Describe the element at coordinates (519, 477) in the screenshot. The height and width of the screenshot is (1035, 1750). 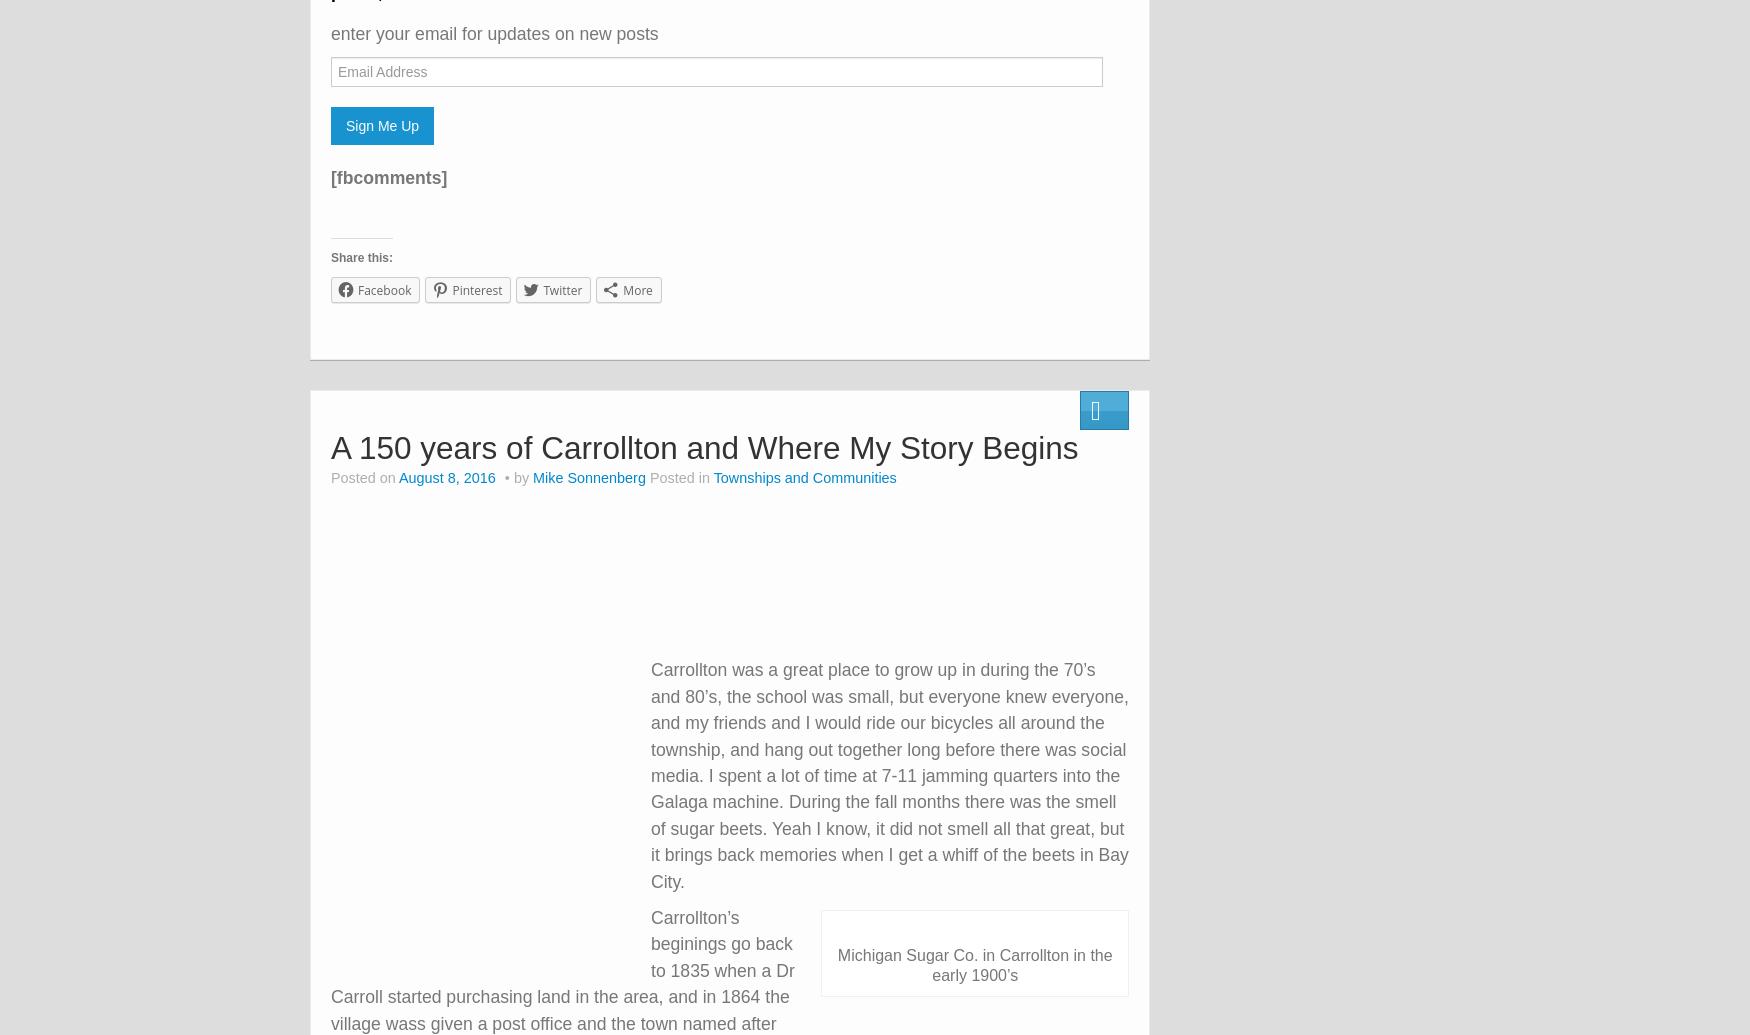
I see `'by'` at that location.